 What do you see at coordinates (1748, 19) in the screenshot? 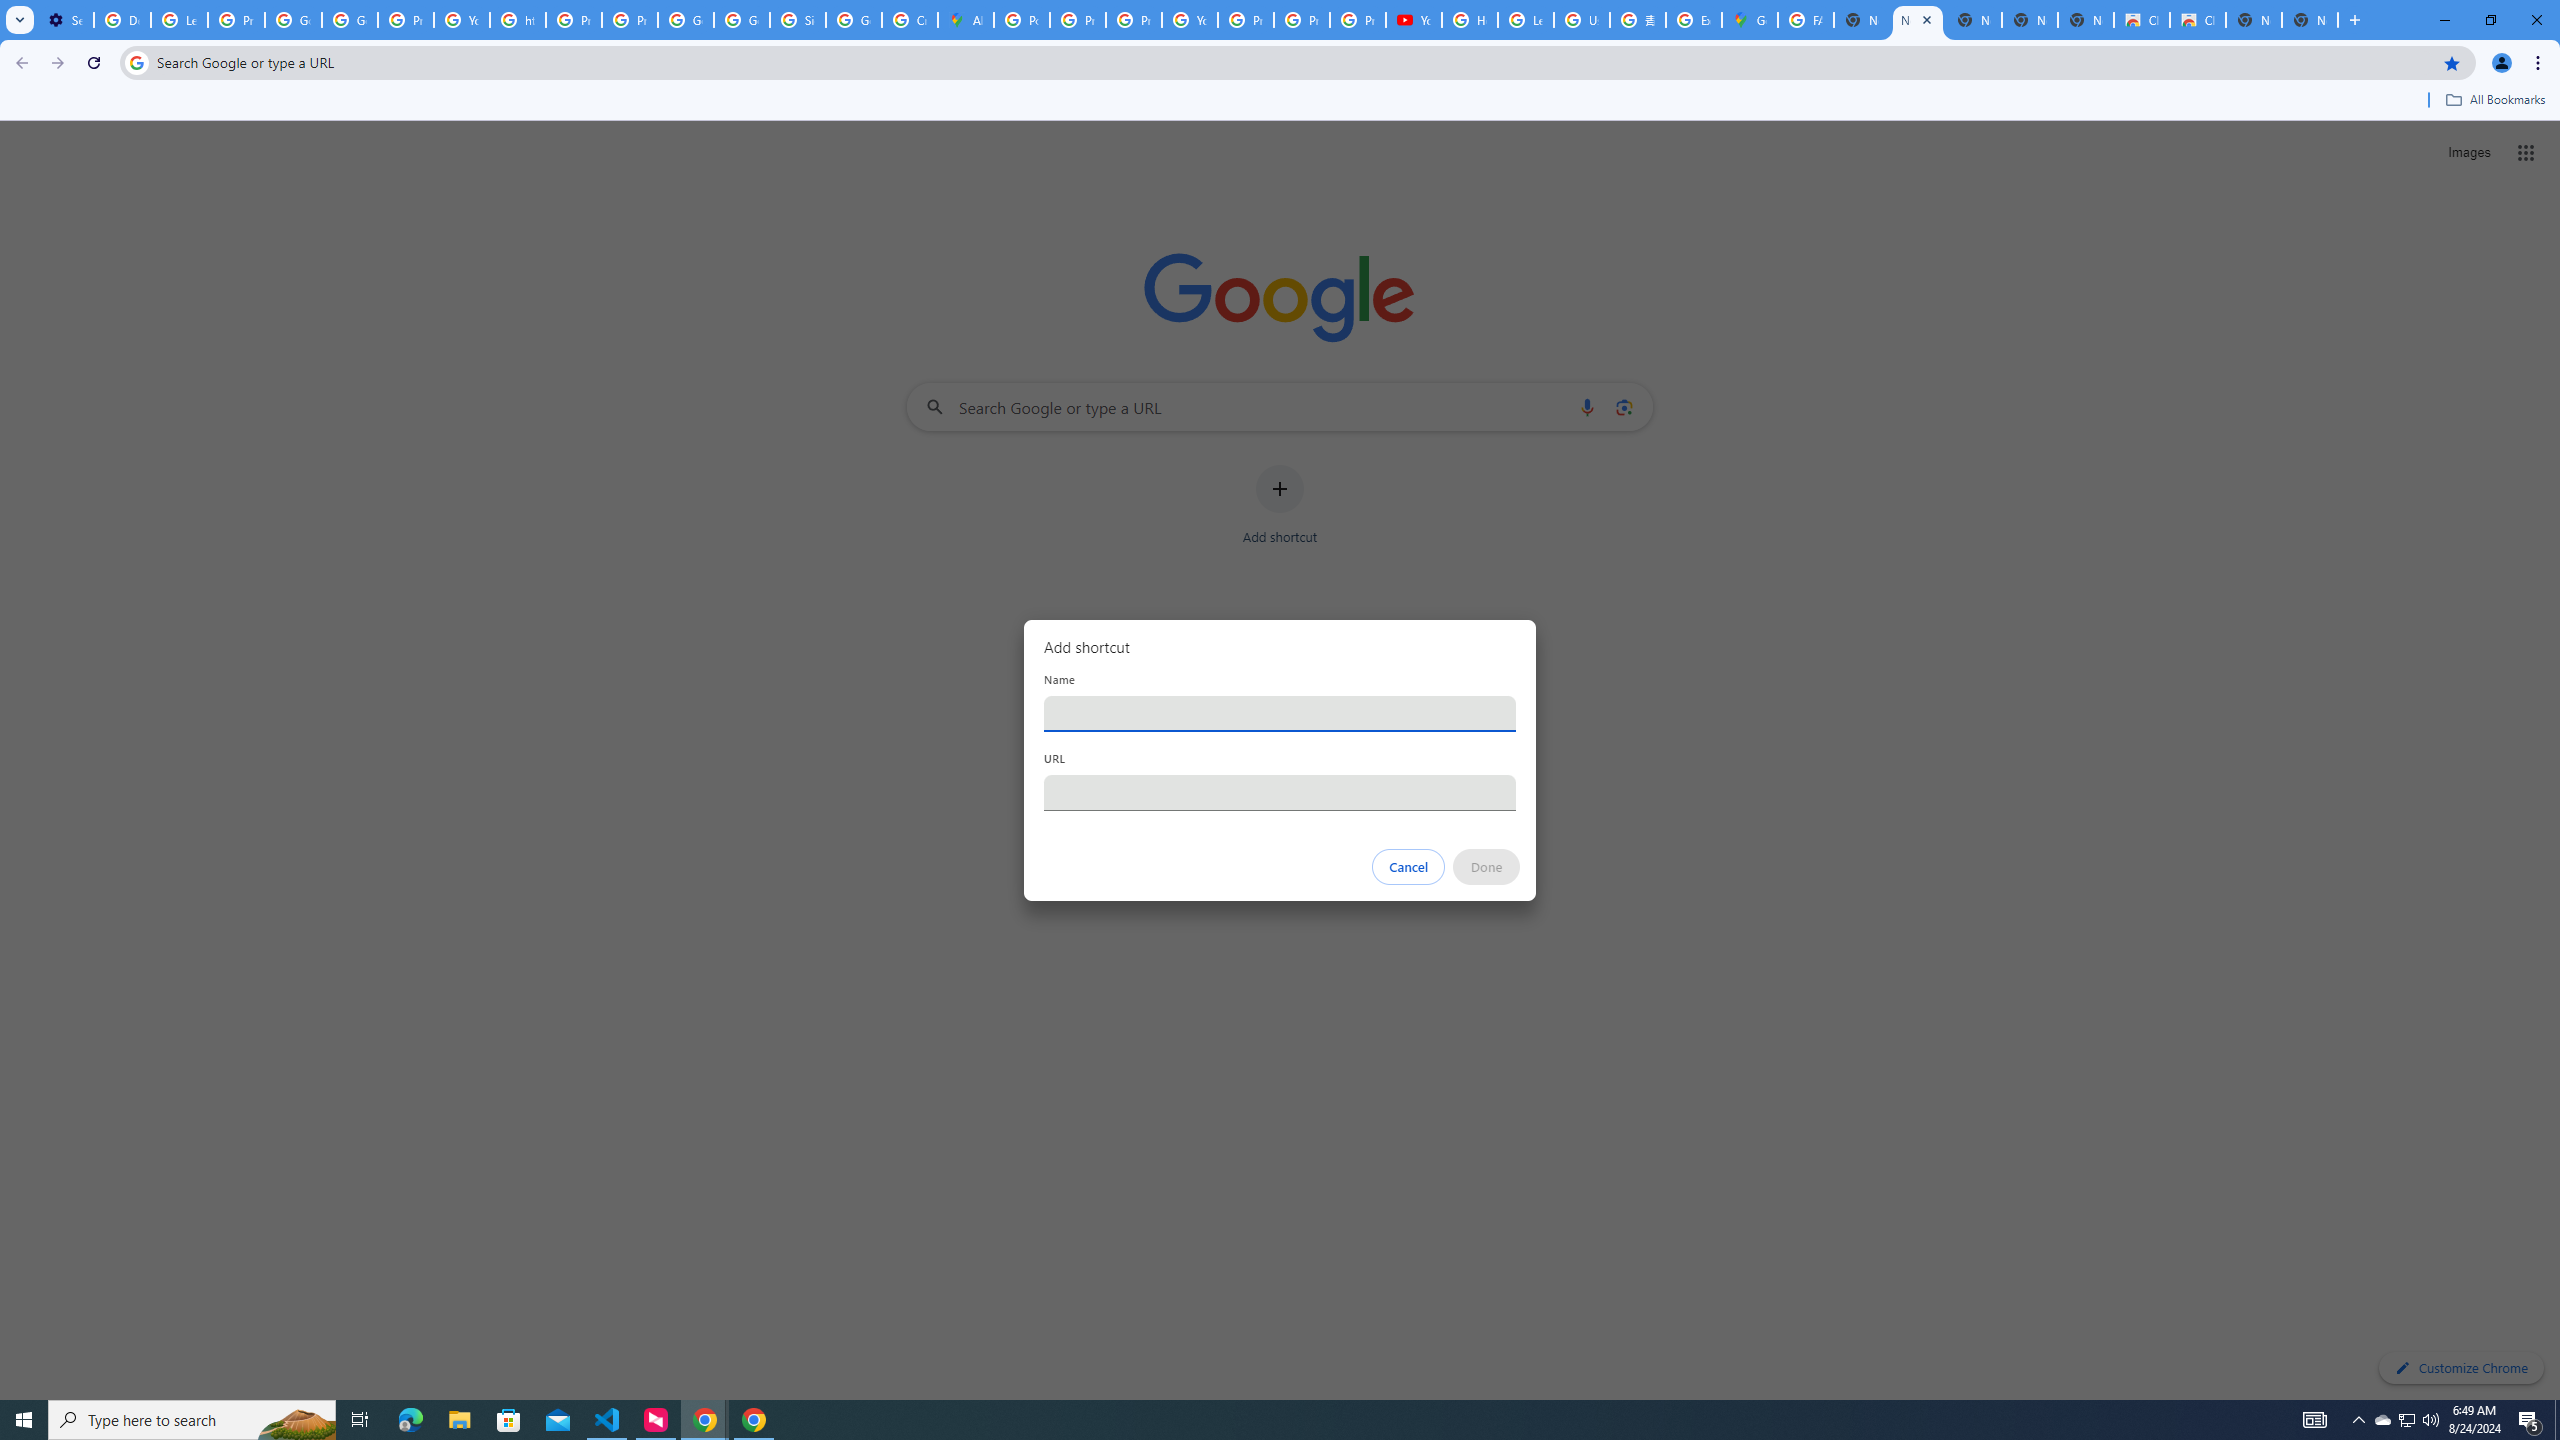
I see `'Google Maps'` at bounding box center [1748, 19].